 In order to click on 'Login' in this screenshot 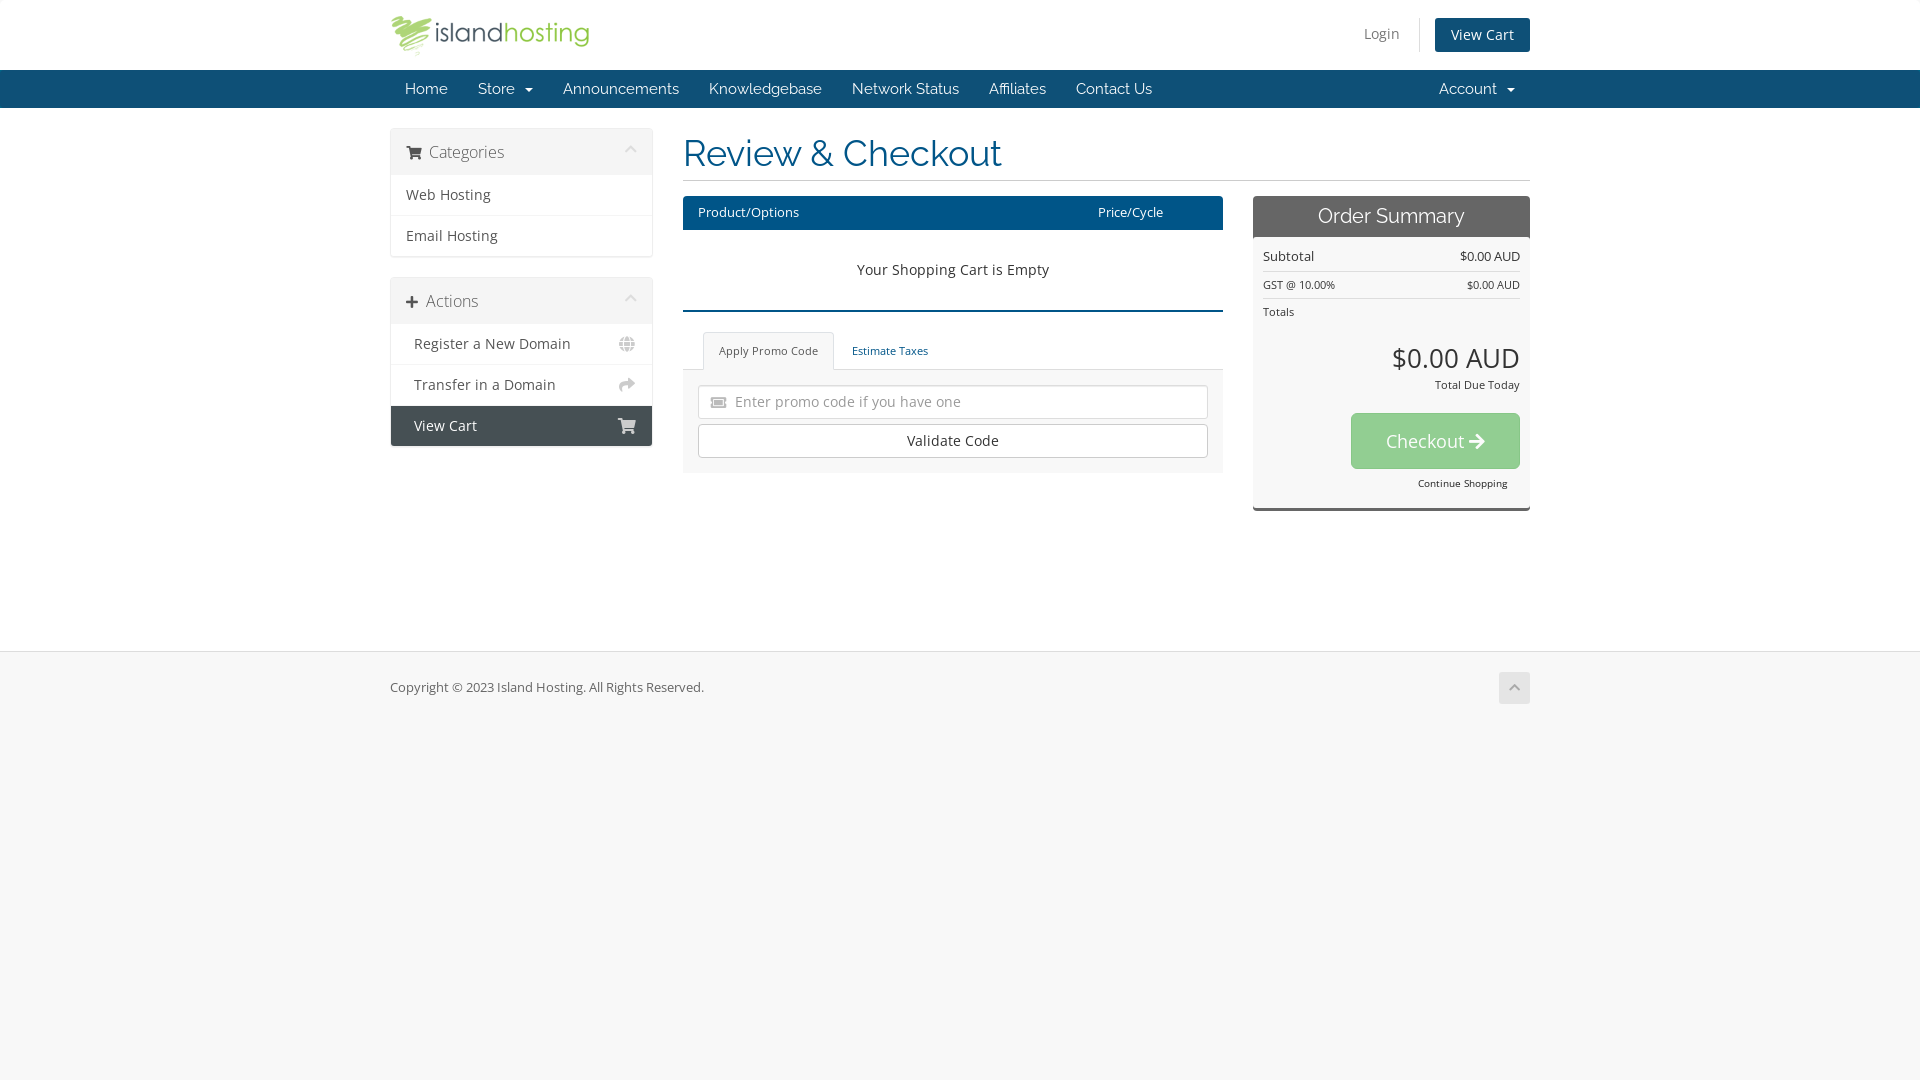, I will do `click(1381, 34)`.